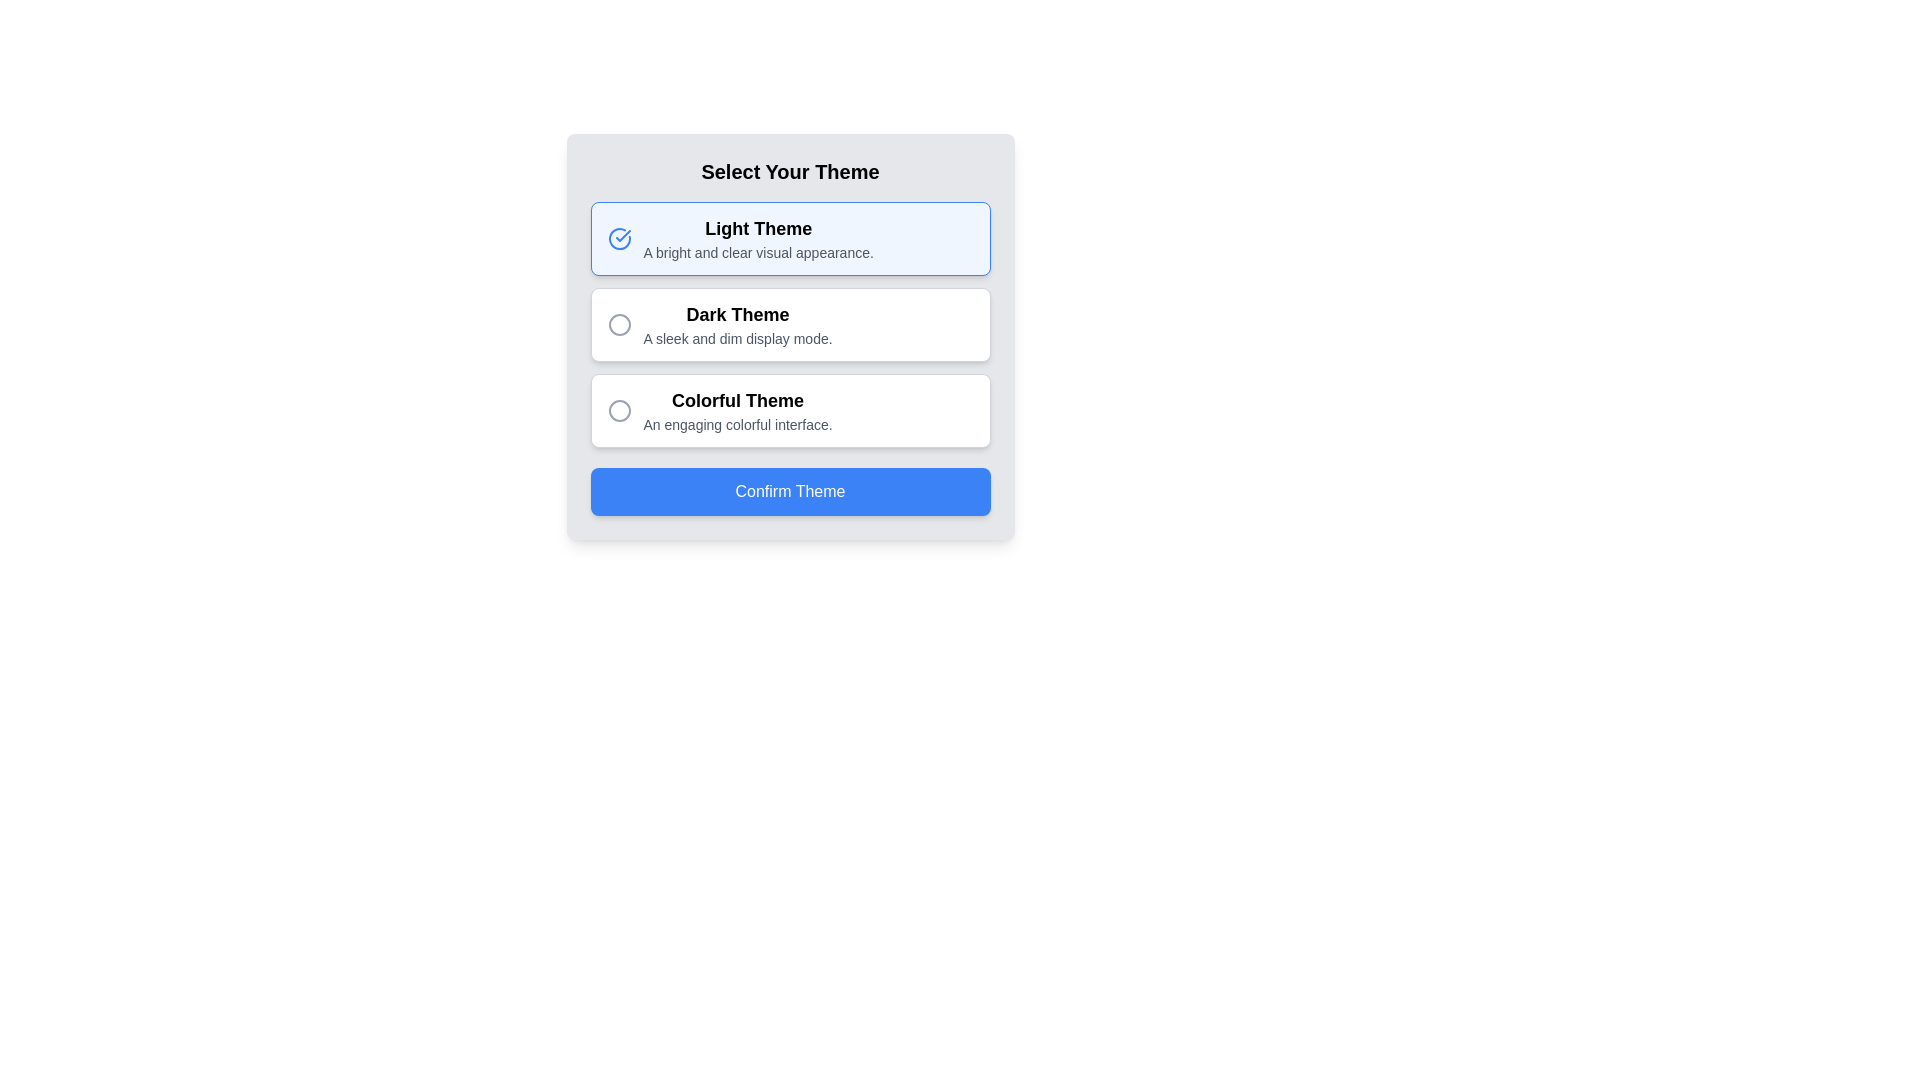  I want to click on the third option in the theme selection list, labeled 'Colorful Theme', to set it as the active choice, so click(789, 410).